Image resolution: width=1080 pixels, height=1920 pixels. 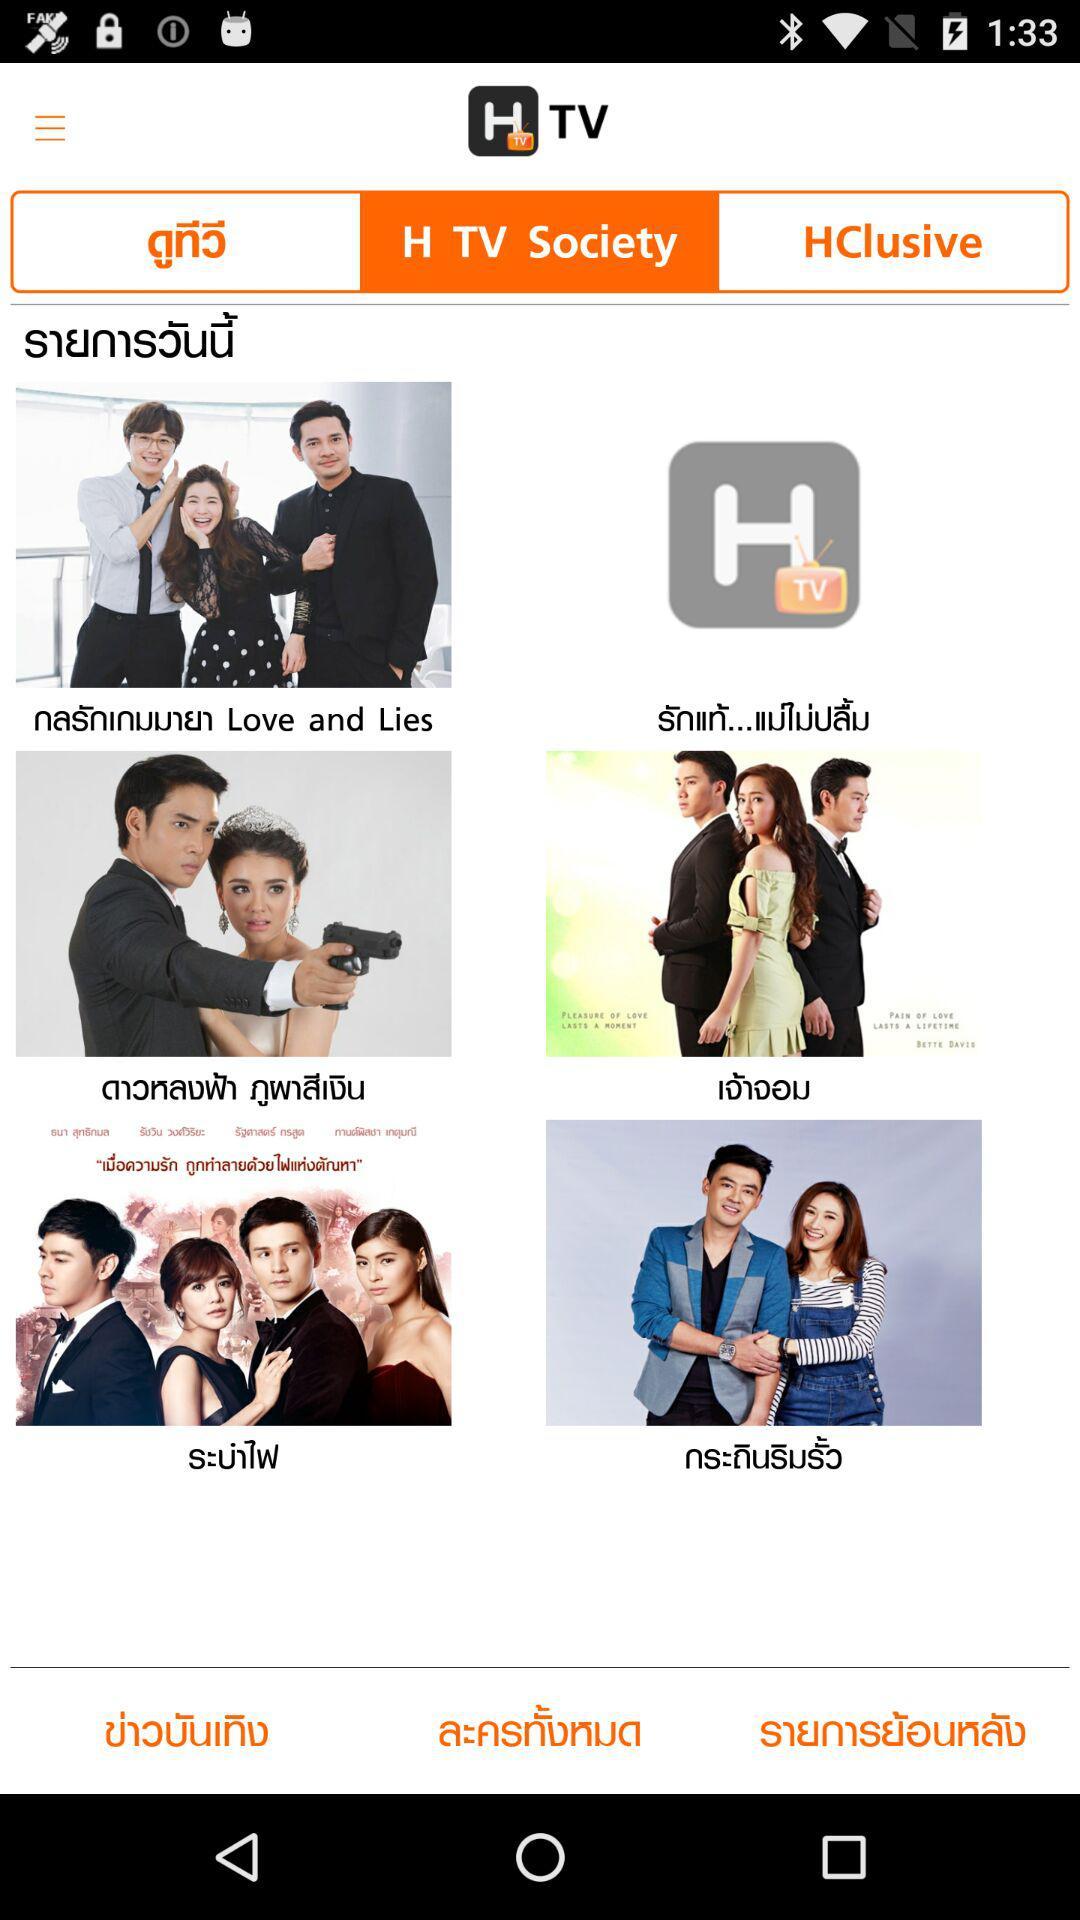 I want to click on icon next to the h tv society button, so click(x=891, y=240).